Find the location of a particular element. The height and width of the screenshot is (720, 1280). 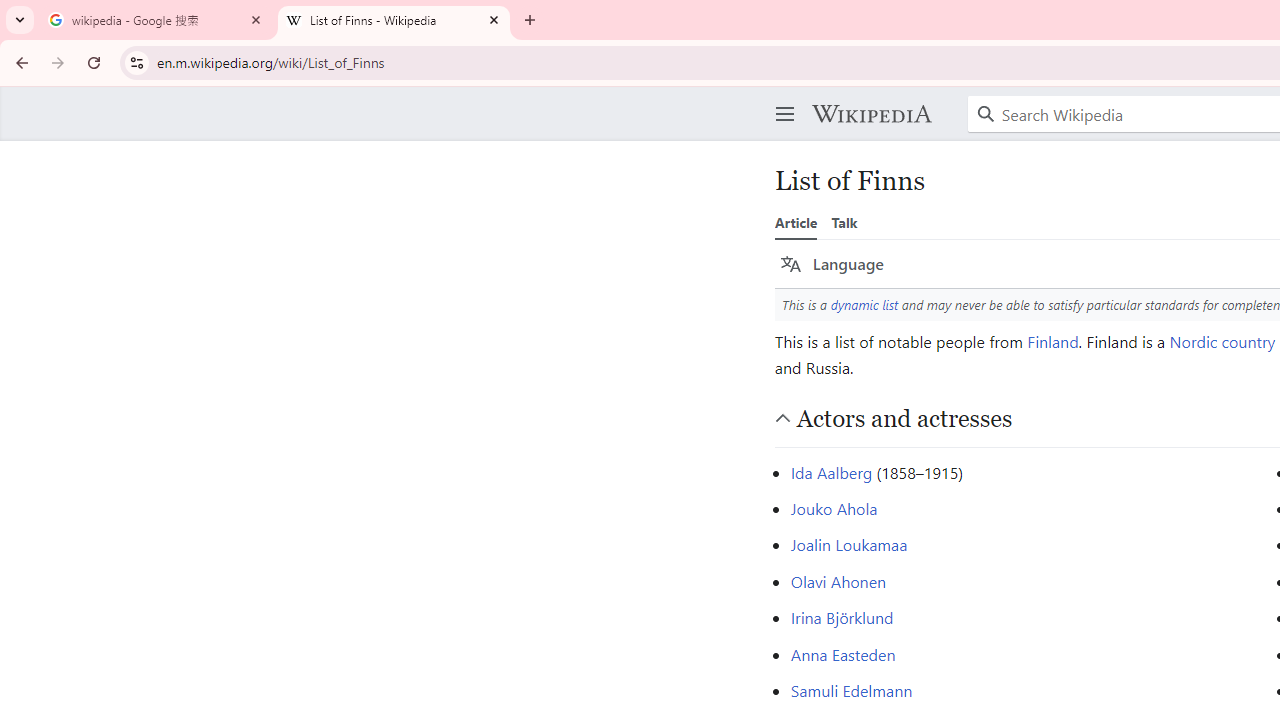

'Joalin Loukamaa' is located at coordinates (848, 545).